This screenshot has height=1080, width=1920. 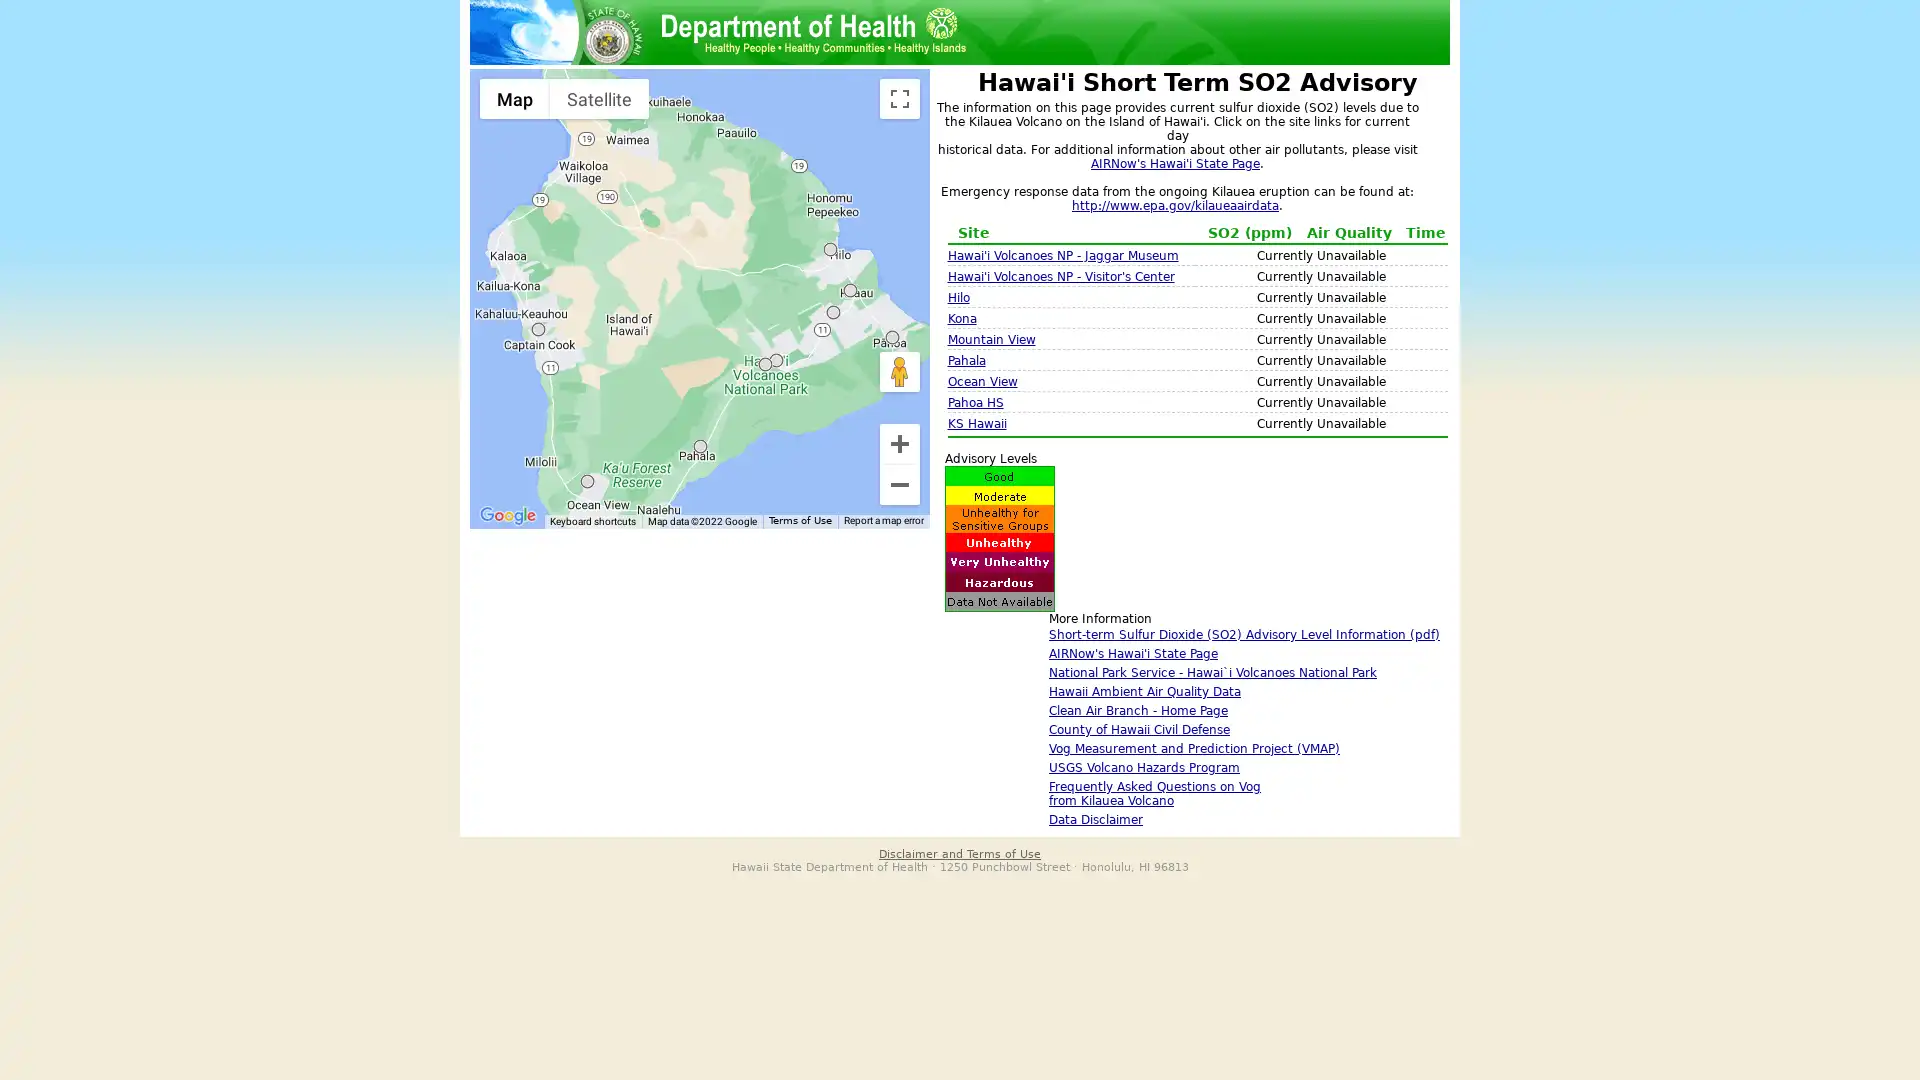 What do you see at coordinates (899, 99) in the screenshot?
I see `Toggle fullscreen view` at bounding box center [899, 99].